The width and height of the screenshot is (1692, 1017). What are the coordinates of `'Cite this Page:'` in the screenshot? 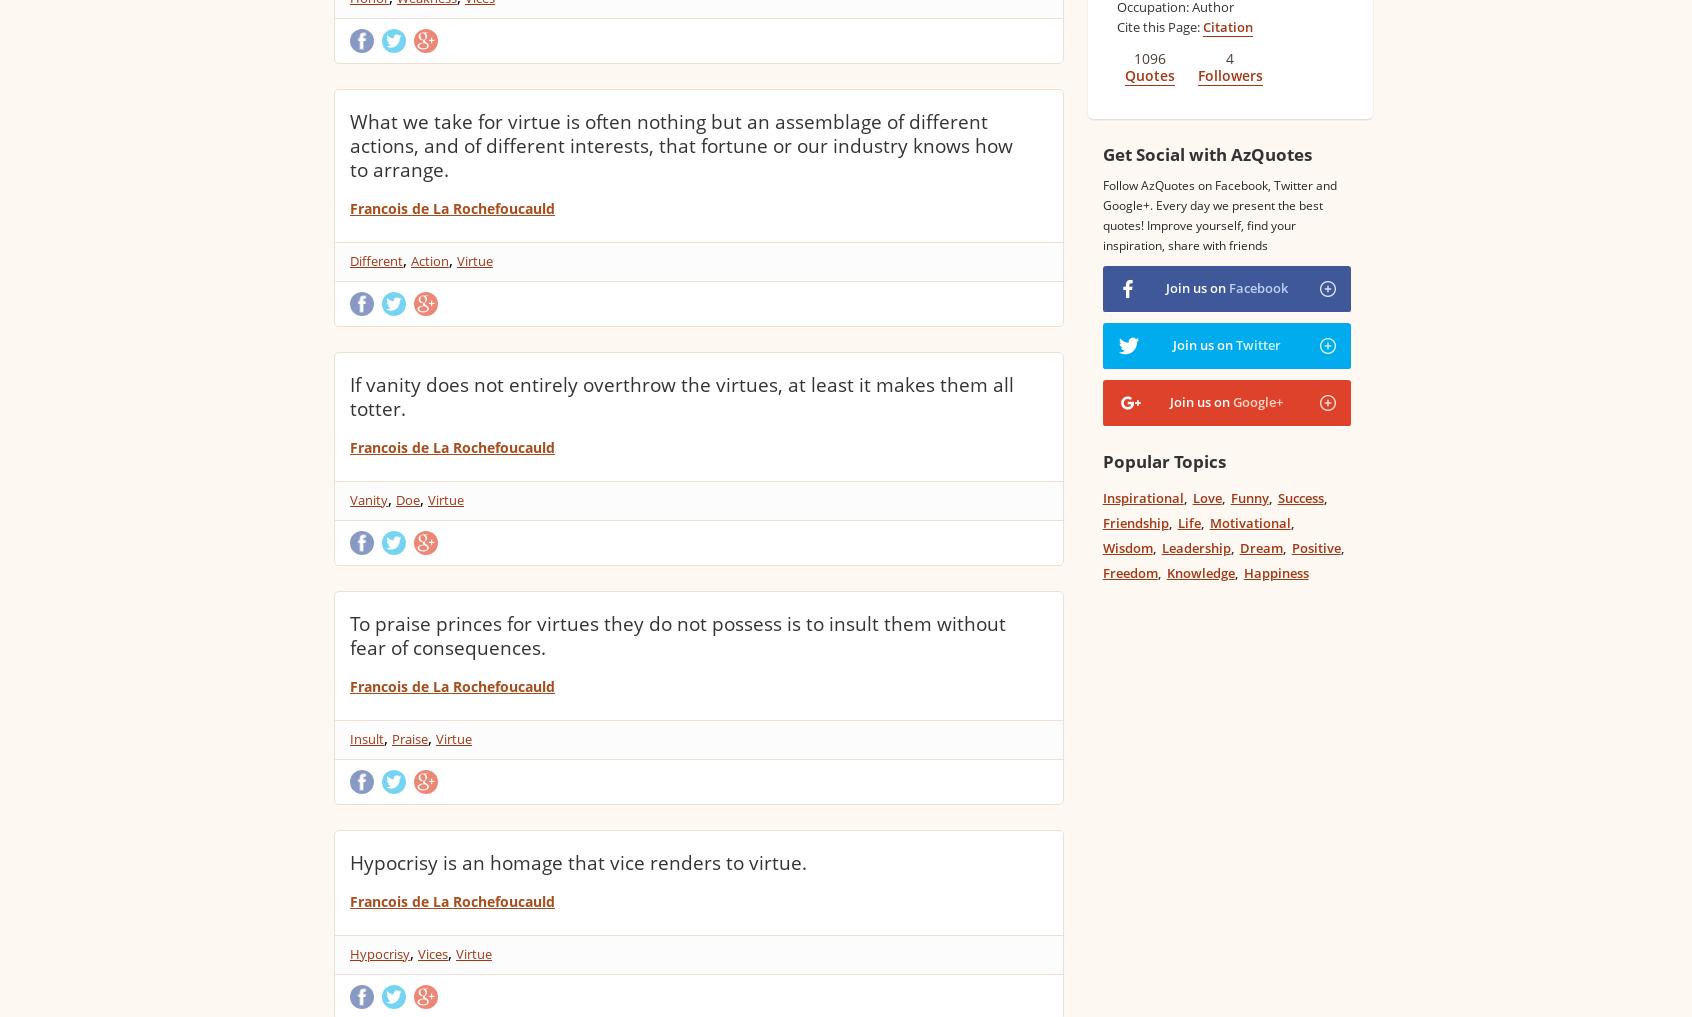 It's located at (1116, 25).